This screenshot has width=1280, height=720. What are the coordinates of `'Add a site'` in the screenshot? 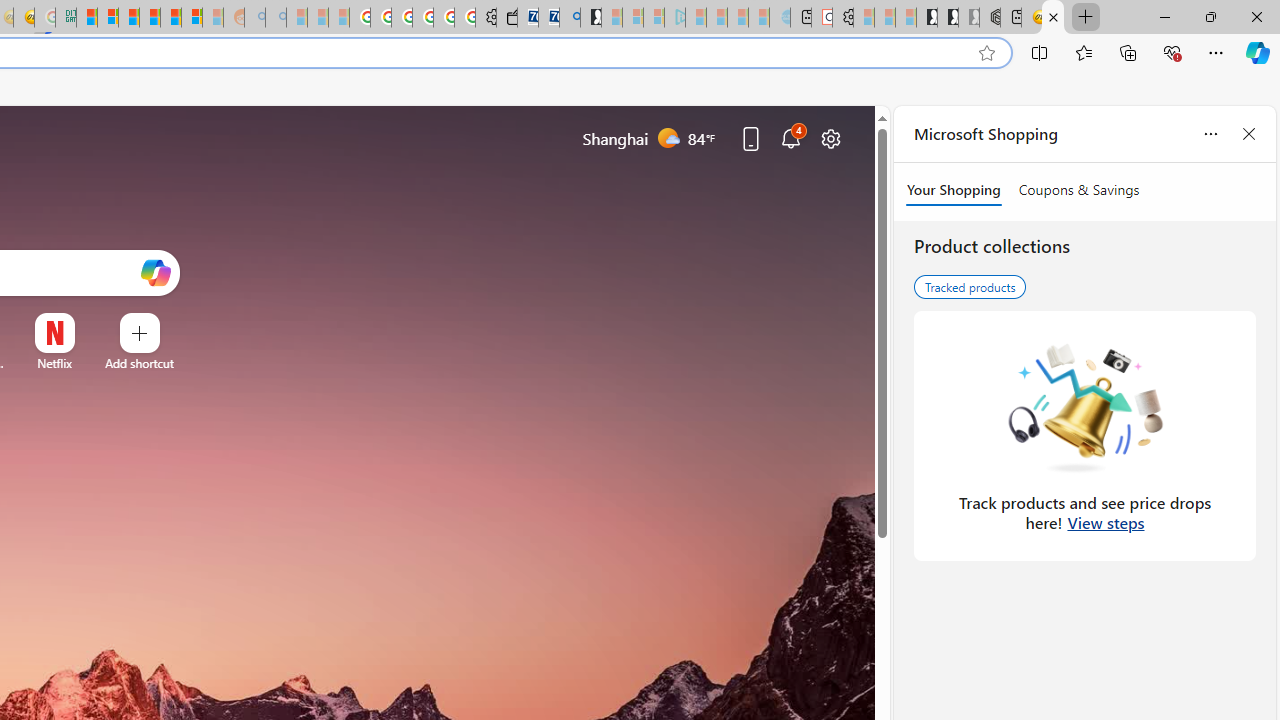 It's located at (138, 363).